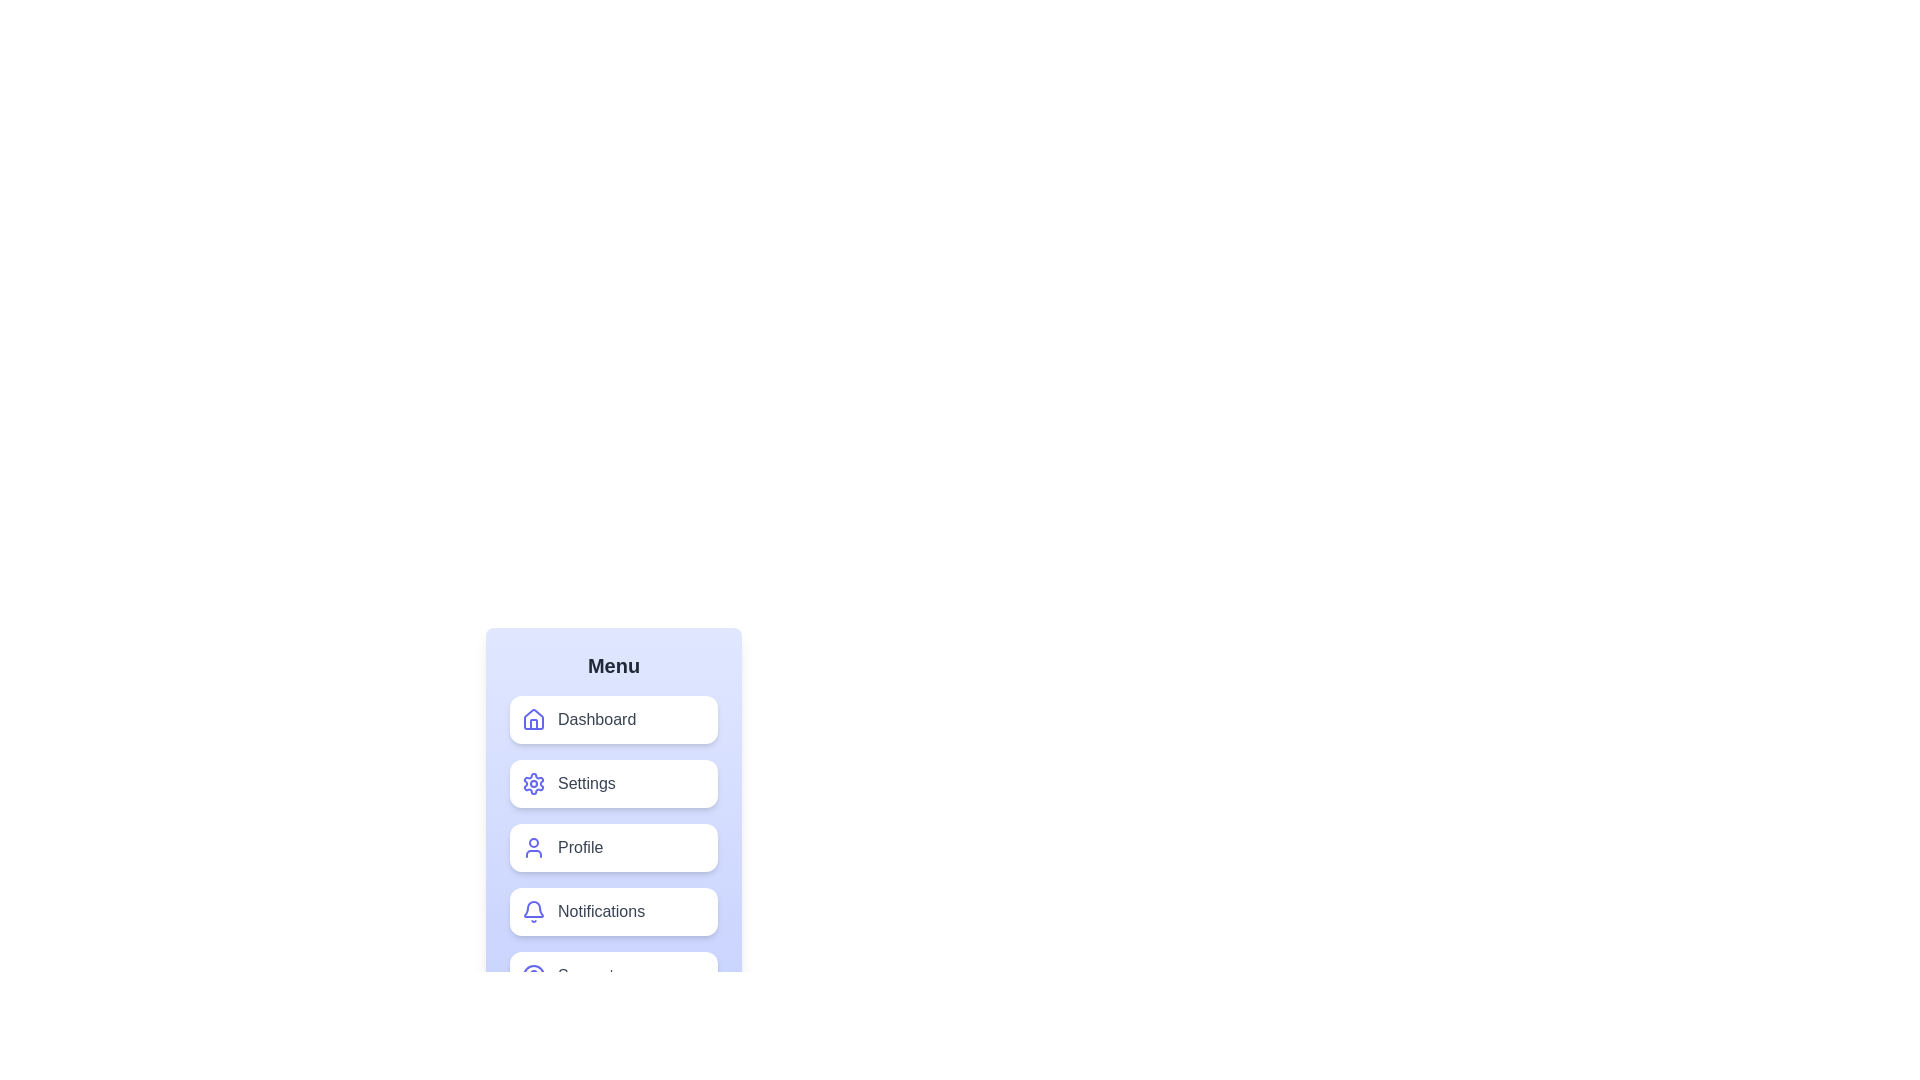 The image size is (1920, 1080). I want to click on the notification bell icon located in the lower portion of the menu section, specifically within the 'Notifications' item, which is the fourth position among other menu items, so click(533, 909).